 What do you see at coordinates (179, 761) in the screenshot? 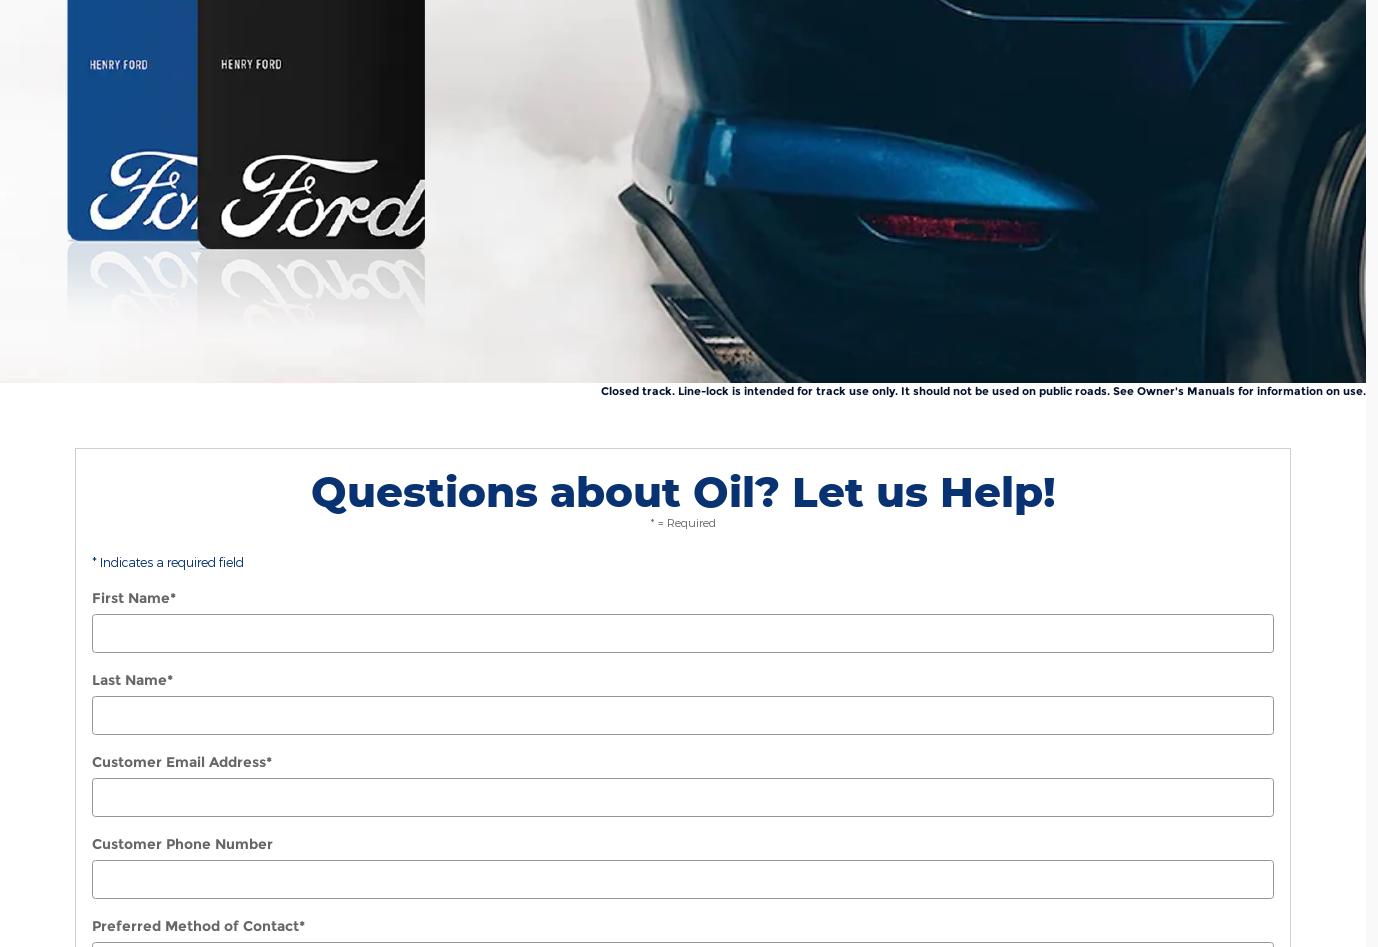
I see `'Customer Email Address'` at bounding box center [179, 761].